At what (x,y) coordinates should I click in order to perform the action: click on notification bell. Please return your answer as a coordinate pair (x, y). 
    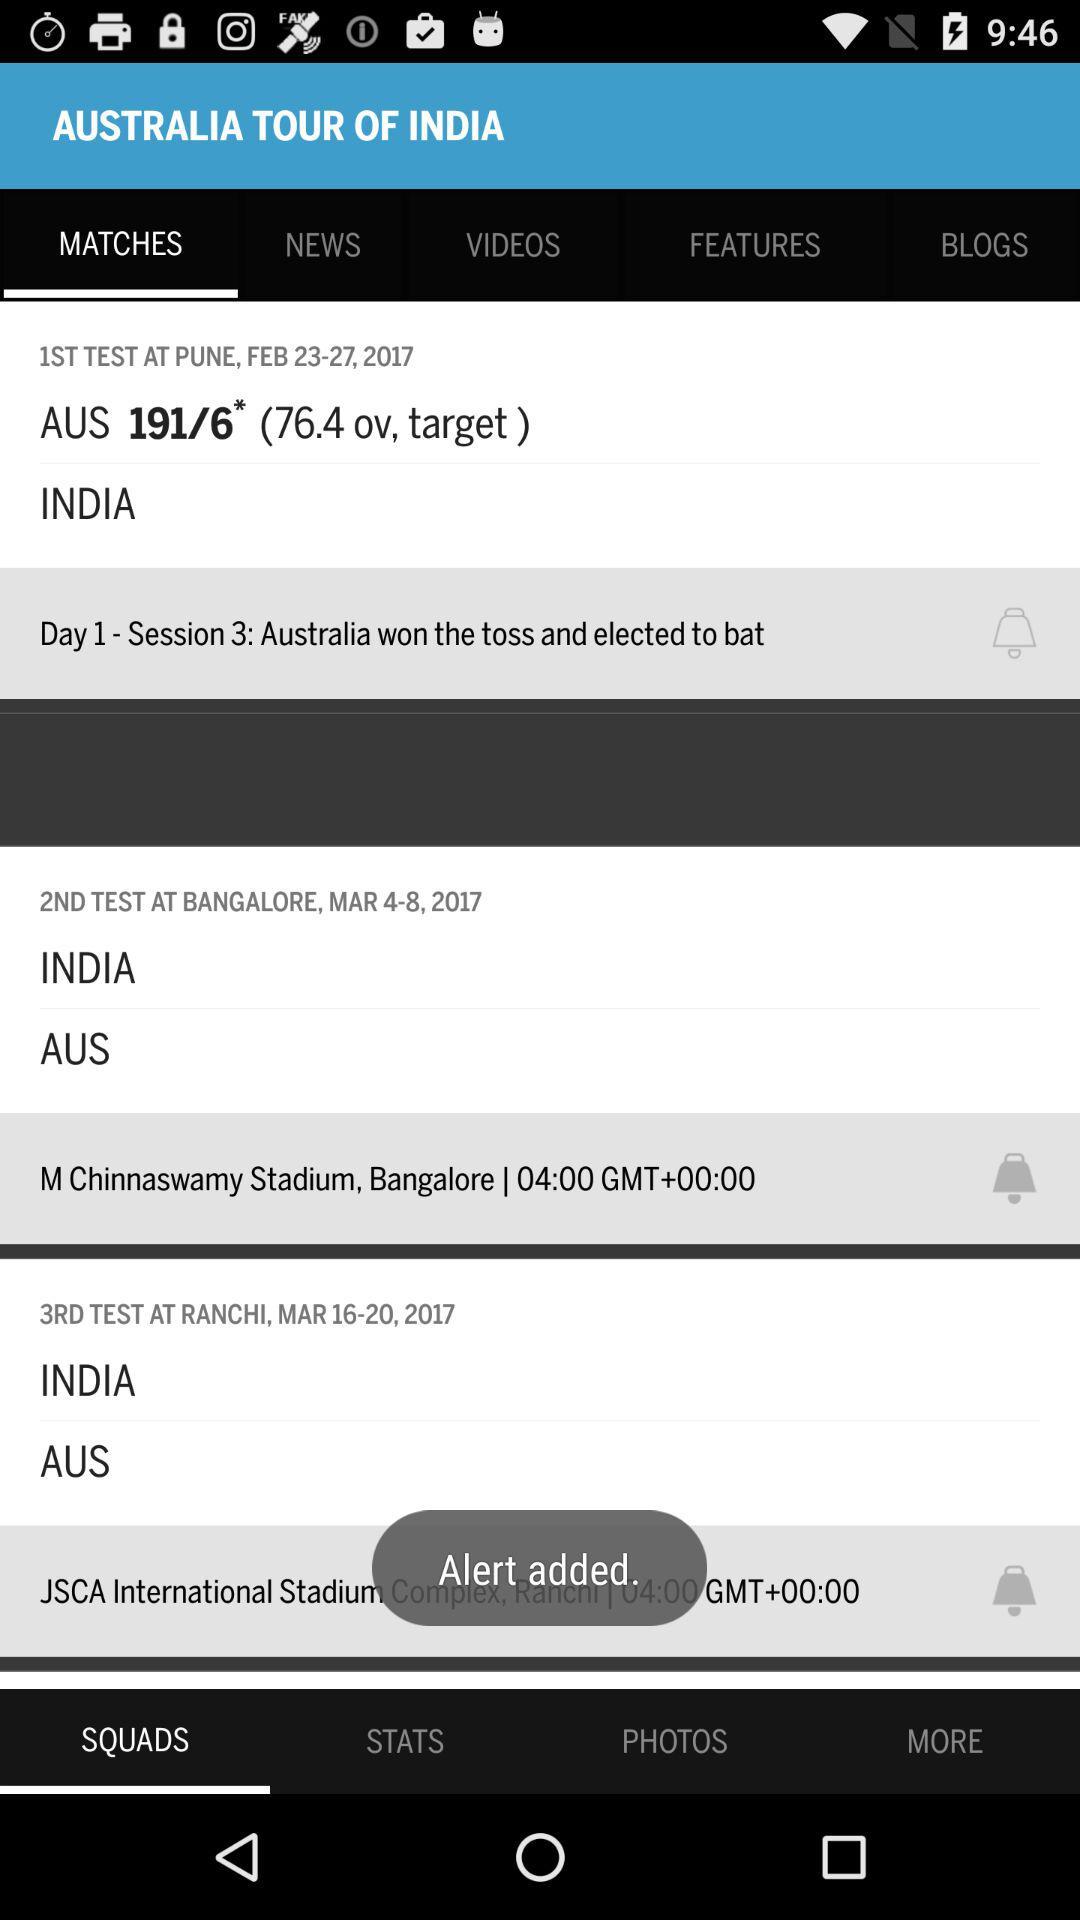
    Looking at the image, I should click on (1027, 632).